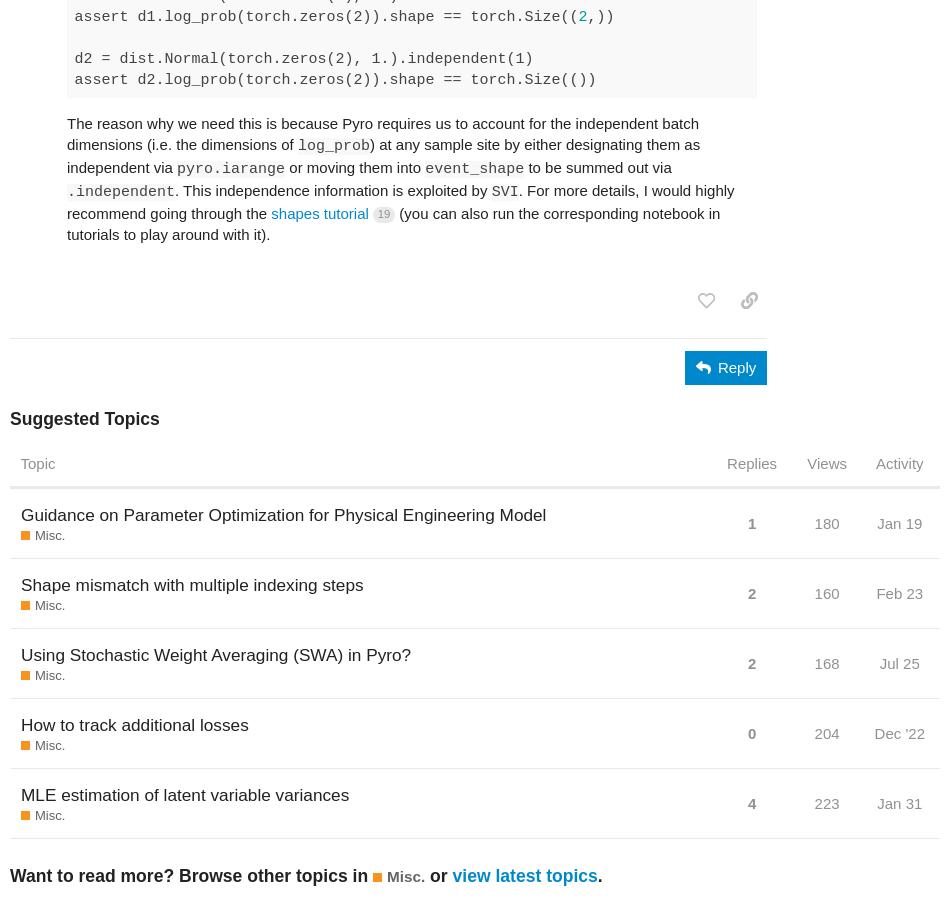 The height and width of the screenshot is (902, 950). Describe the element at coordinates (331, 146) in the screenshot. I see `'log_prob'` at that location.